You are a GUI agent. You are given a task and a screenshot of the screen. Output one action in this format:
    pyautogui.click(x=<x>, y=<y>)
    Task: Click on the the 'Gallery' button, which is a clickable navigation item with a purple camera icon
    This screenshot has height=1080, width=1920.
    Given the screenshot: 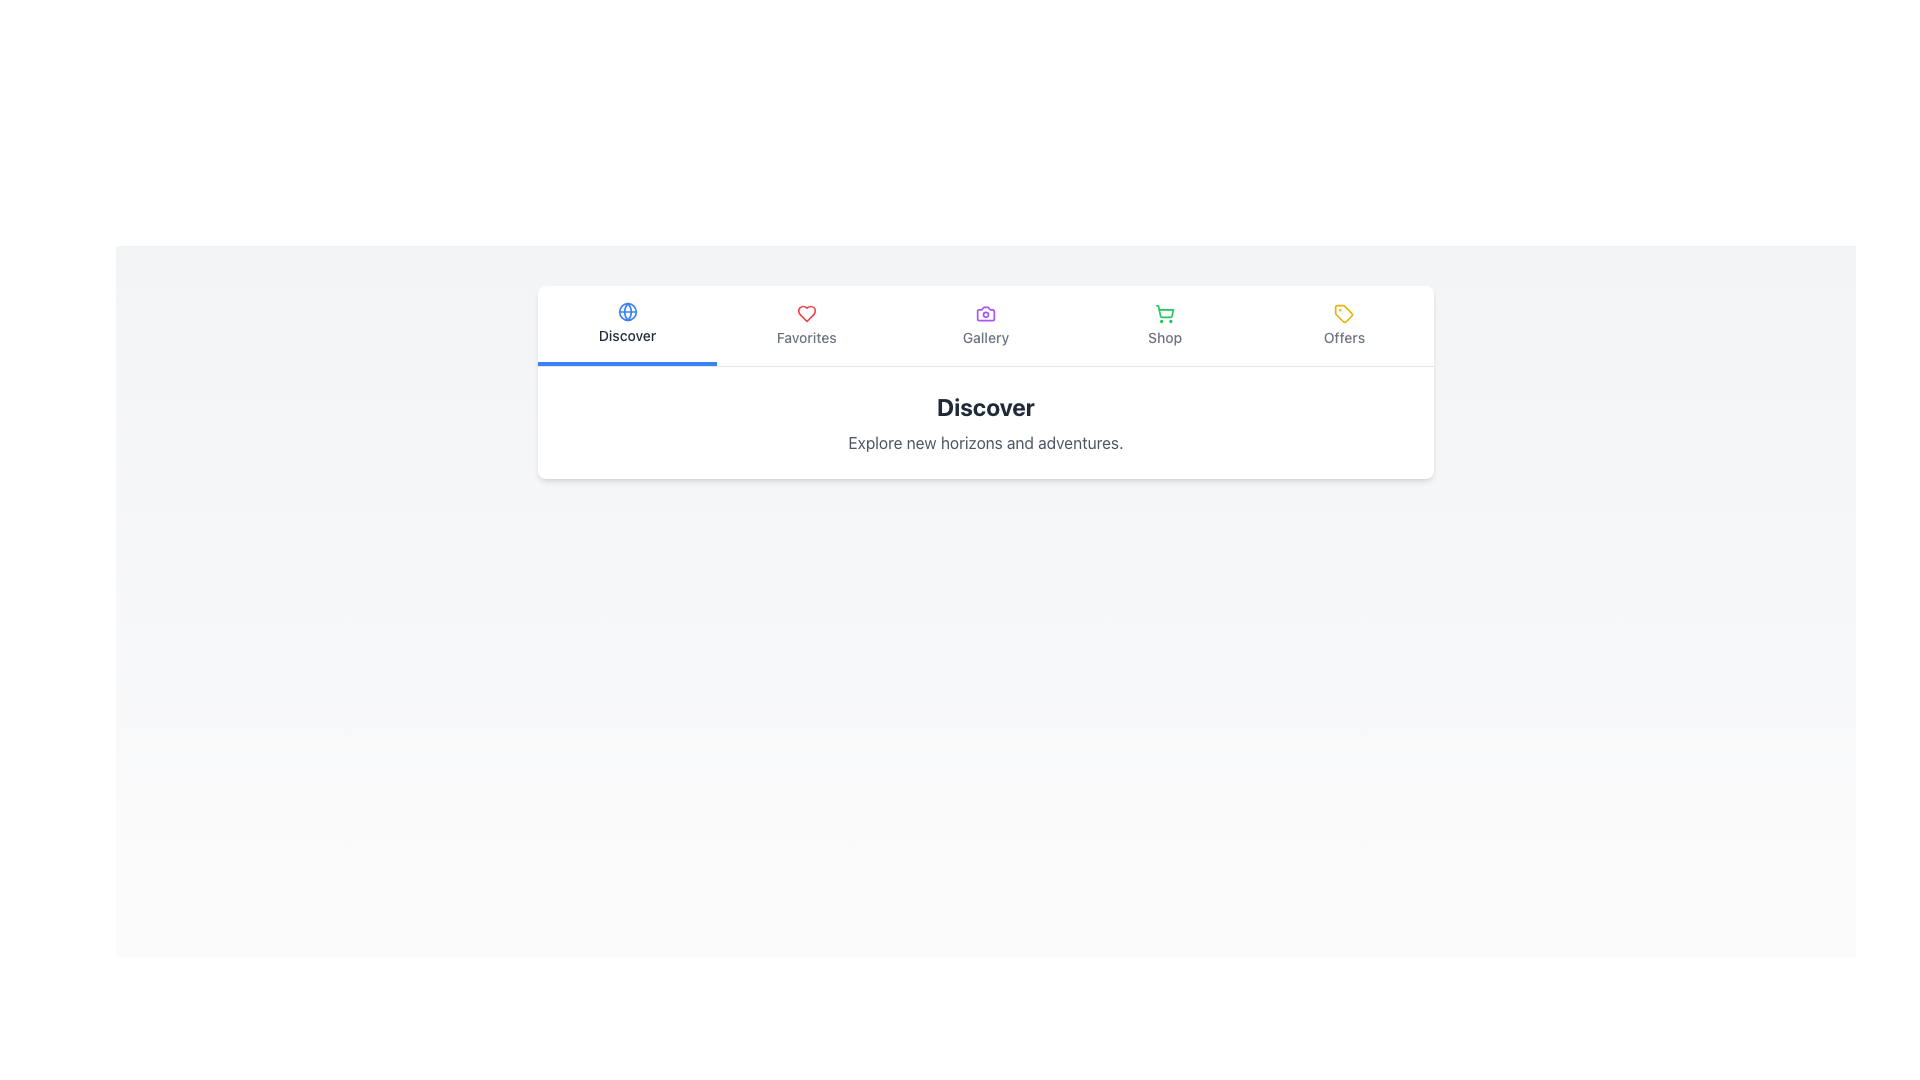 What is the action you would take?
    pyautogui.click(x=985, y=325)
    